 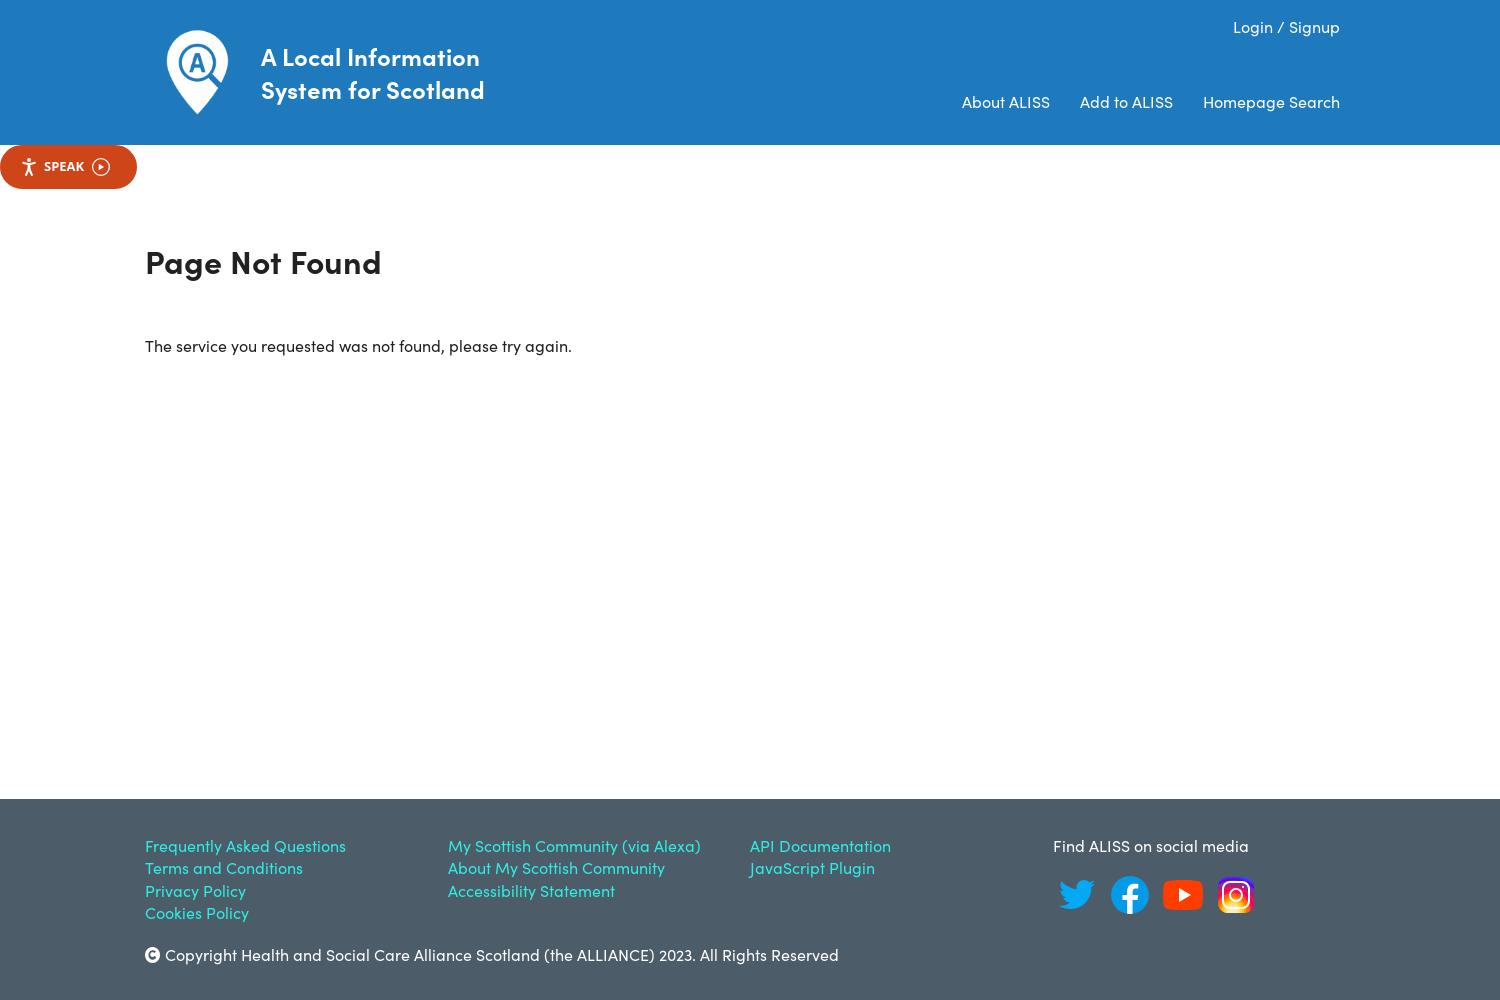 What do you see at coordinates (1126, 100) in the screenshot?
I see `'Add to ALISS'` at bounding box center [1126, 100].